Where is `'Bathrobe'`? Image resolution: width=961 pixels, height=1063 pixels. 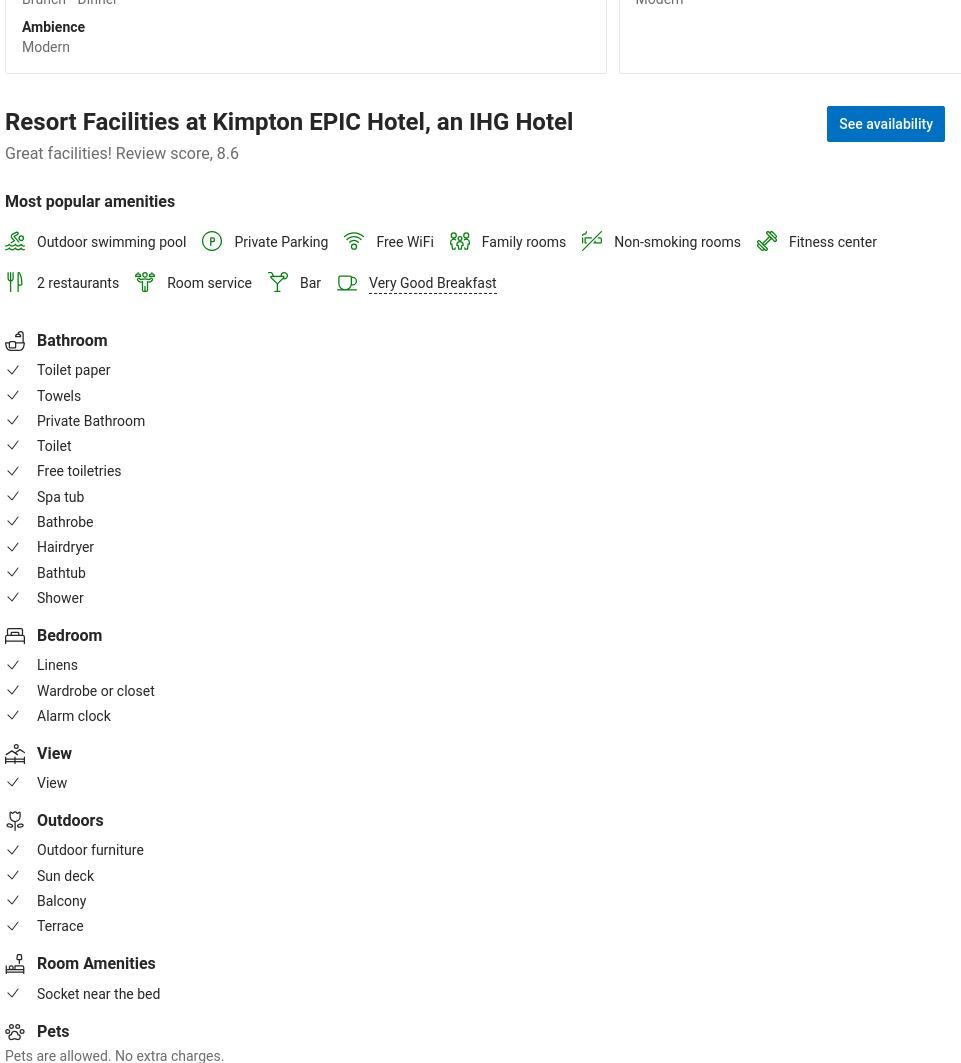
'Bathrobe' is located at coordinates (64, 522).